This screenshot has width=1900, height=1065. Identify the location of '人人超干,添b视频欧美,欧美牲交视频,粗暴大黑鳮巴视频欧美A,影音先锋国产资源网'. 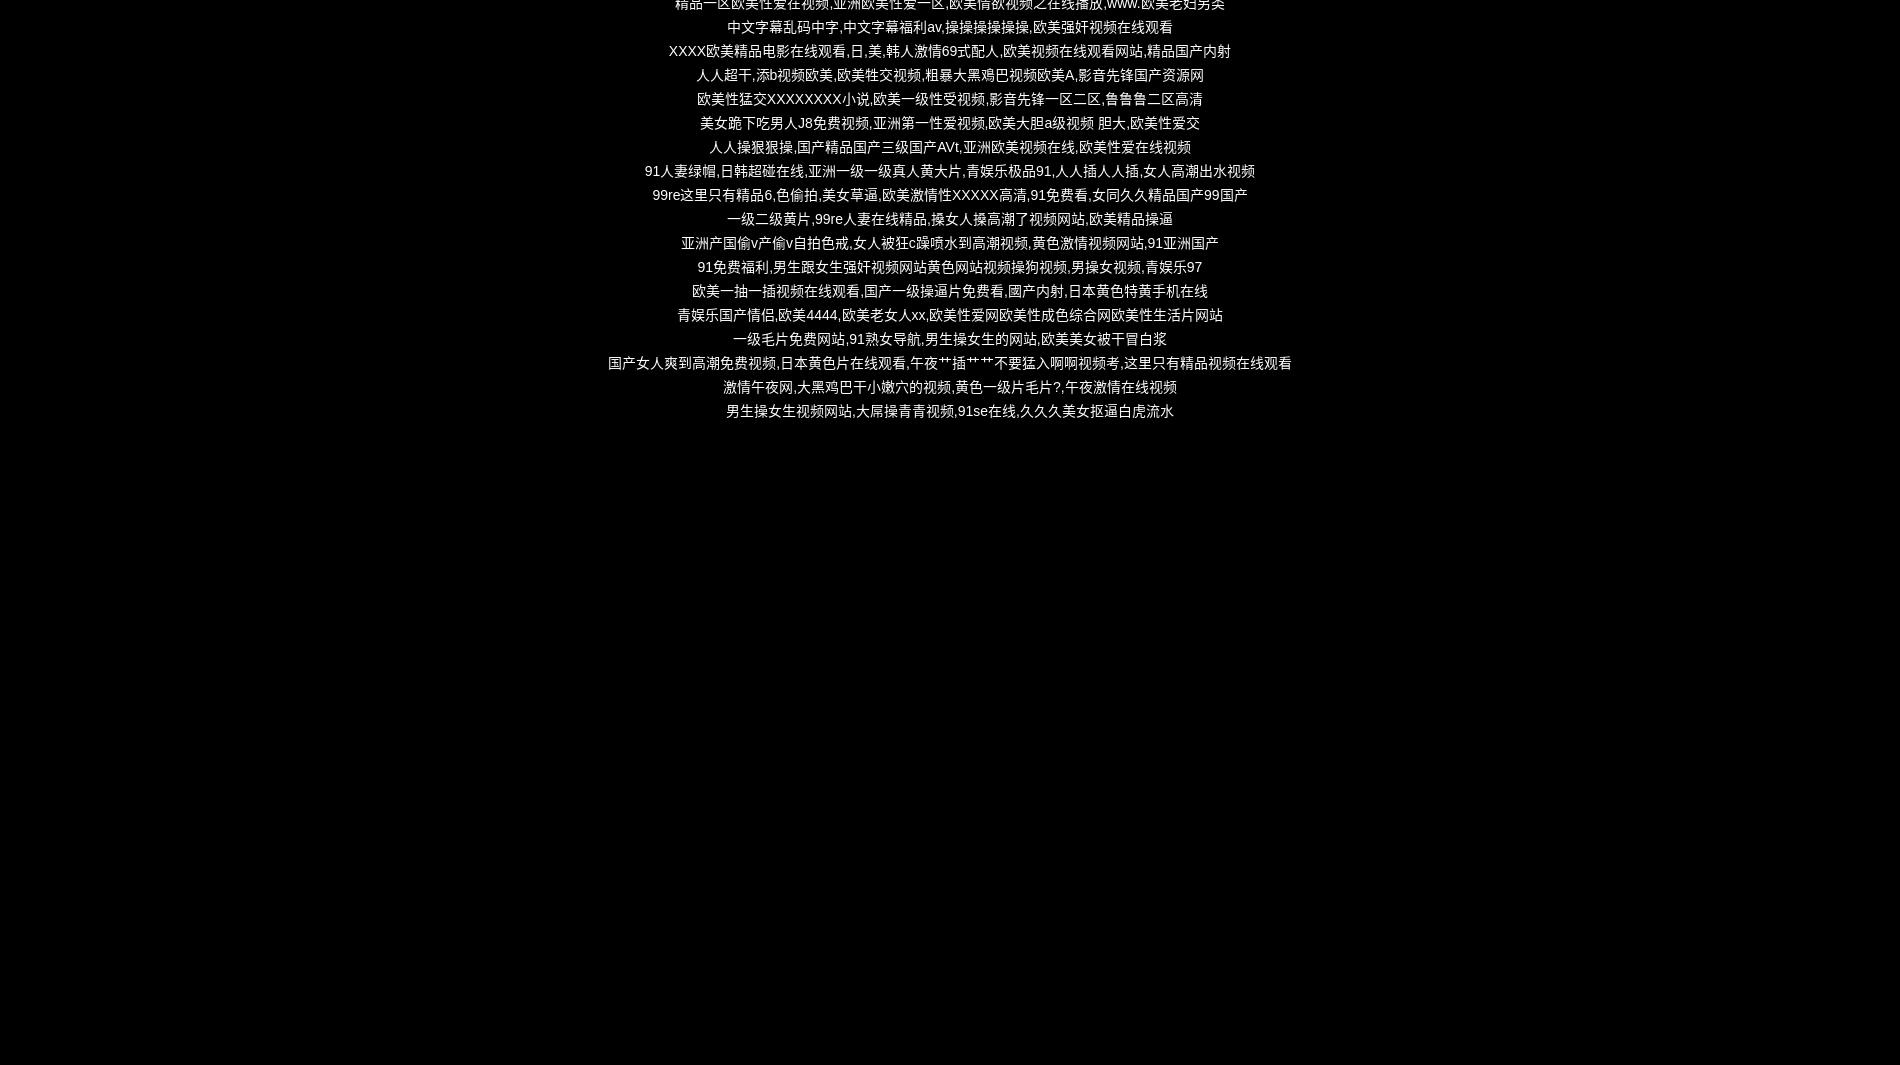
(948, 73).